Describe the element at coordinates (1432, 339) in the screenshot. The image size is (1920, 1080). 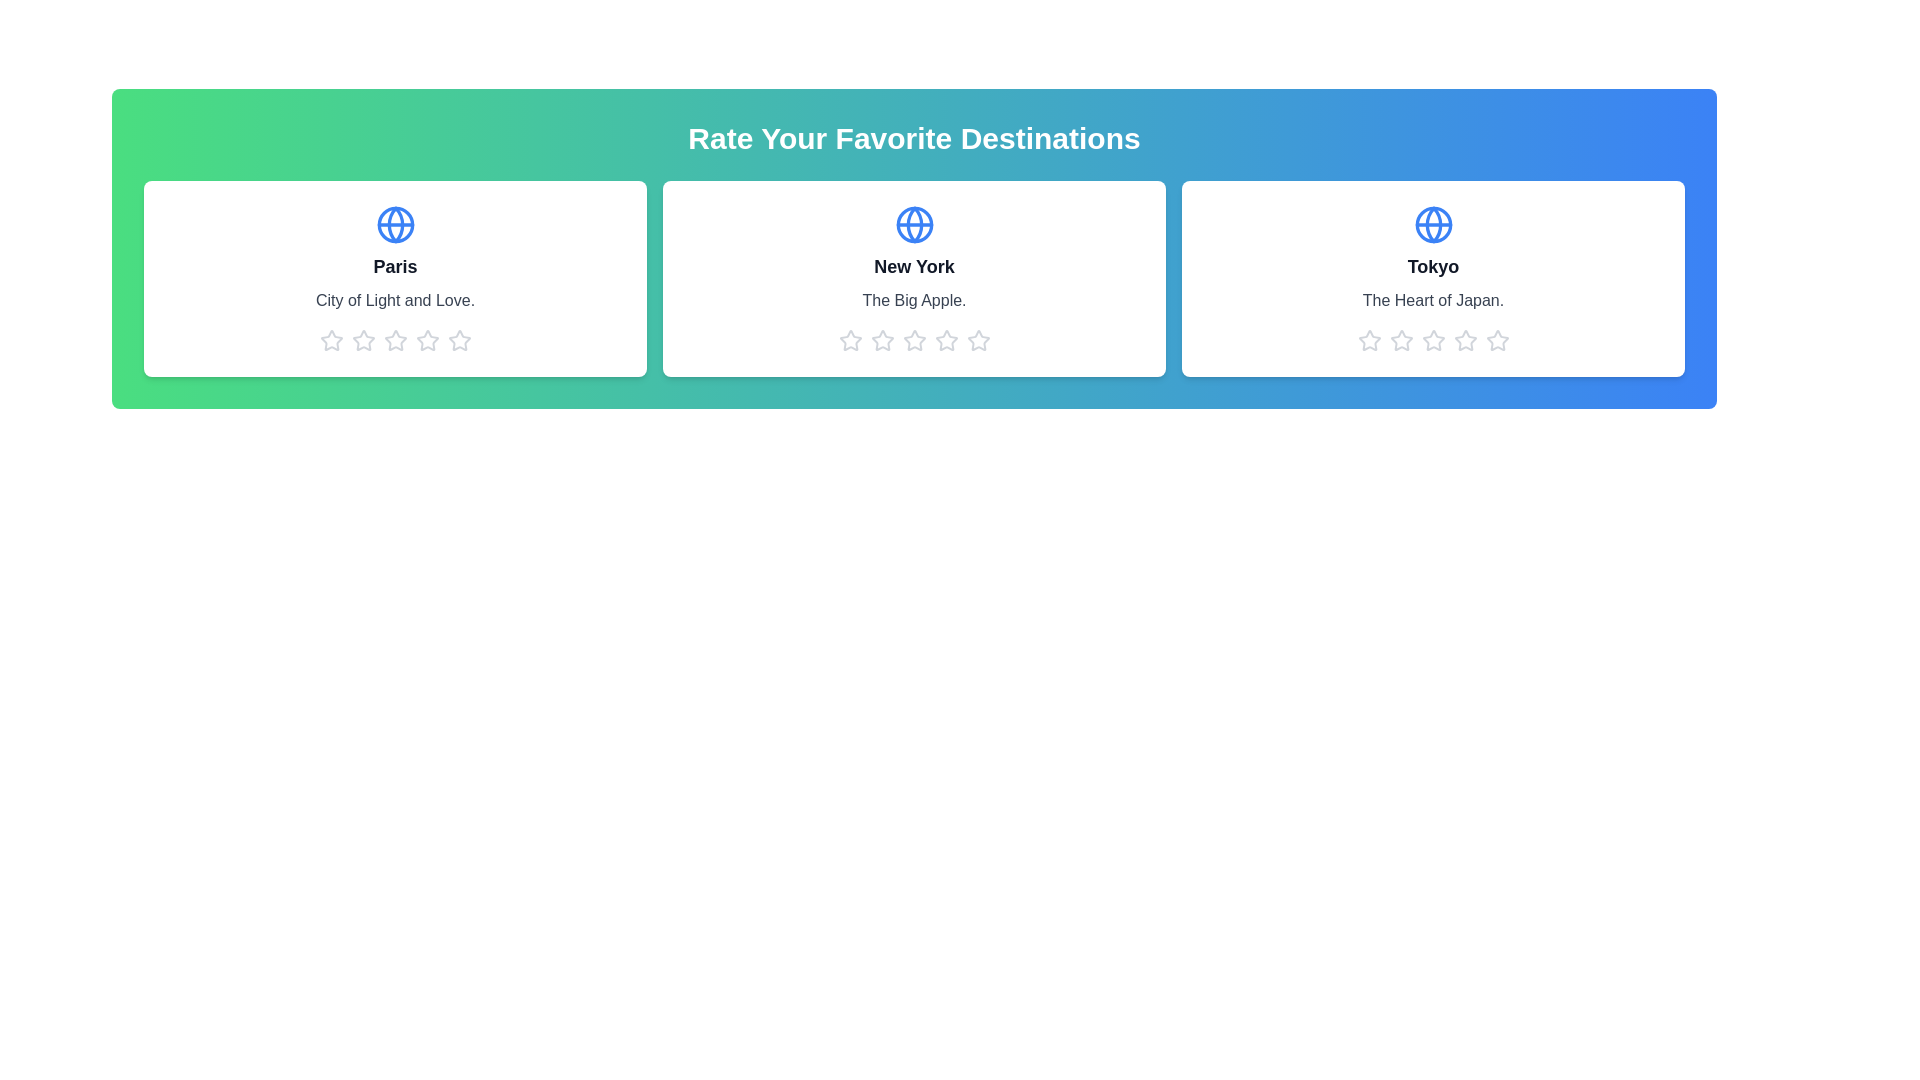
I see `the 3 star icon for the destination Tokyo` at that location.